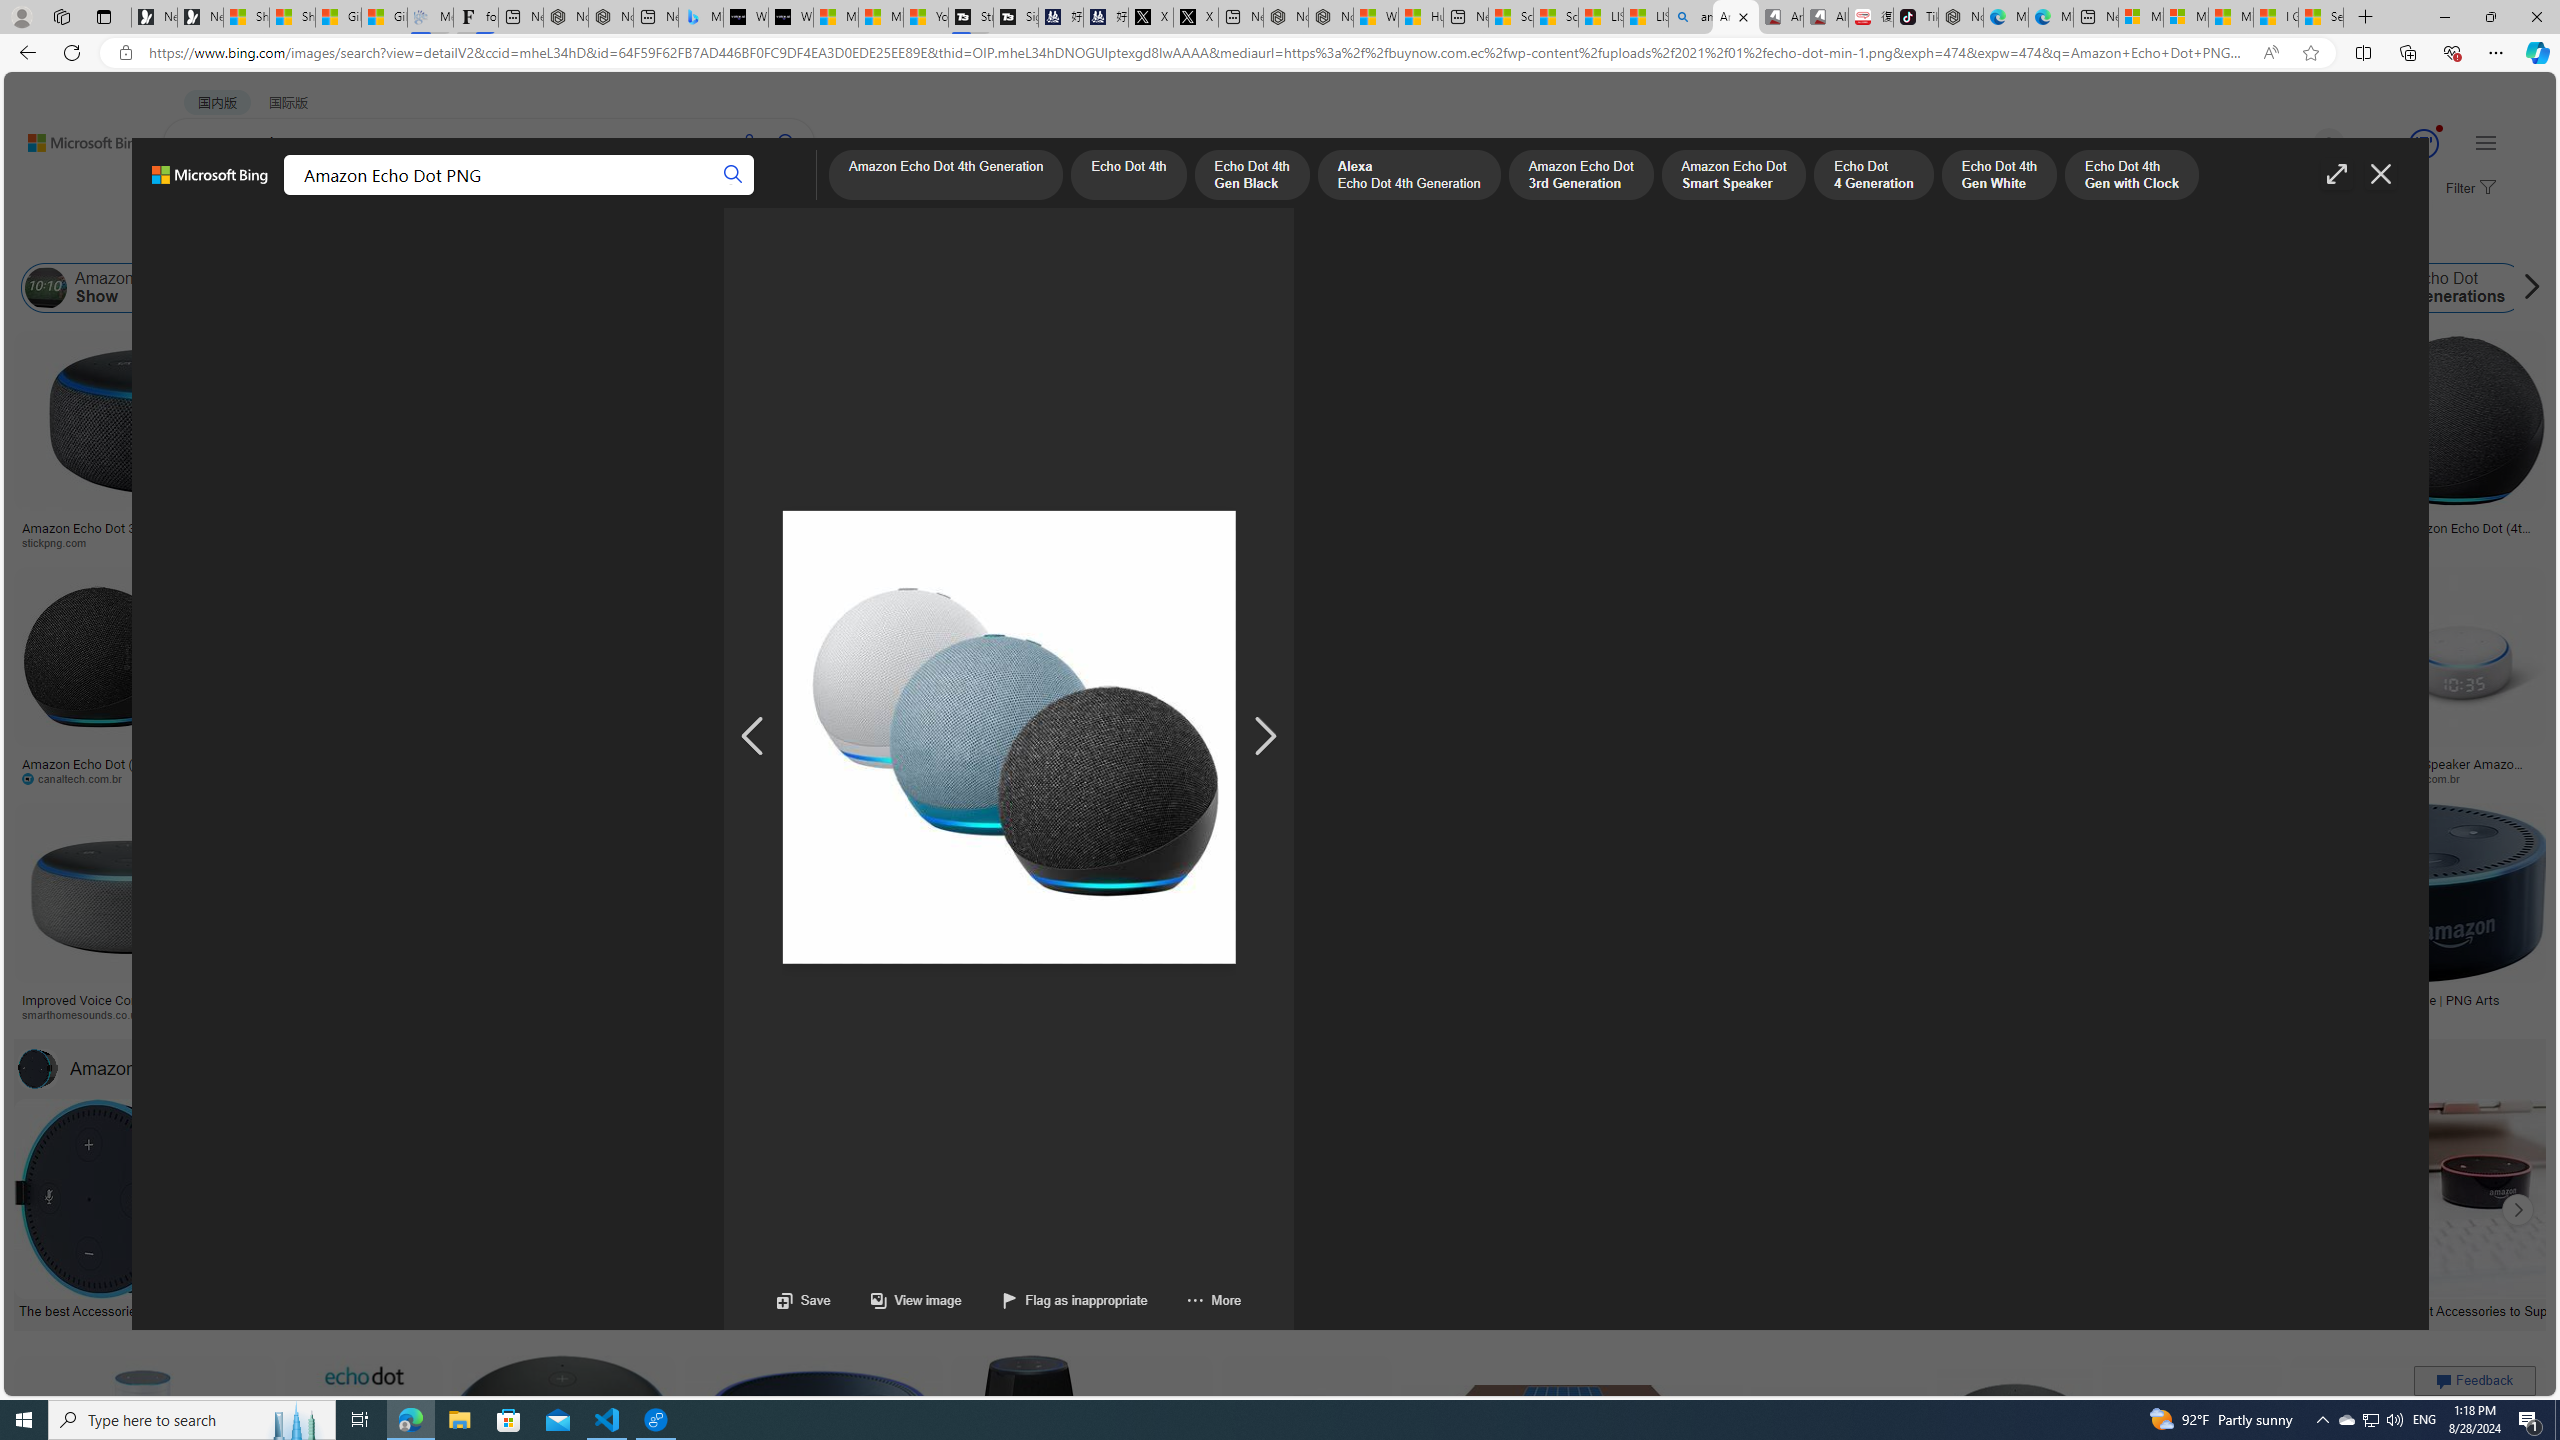 This screenshot has width=2560, height=1440. Describe the element at coordinates (2274, 16) in the screenshot. I see `'I Gained 20 Pounds of Muscle in 30 Days! | Watch'` at that location.